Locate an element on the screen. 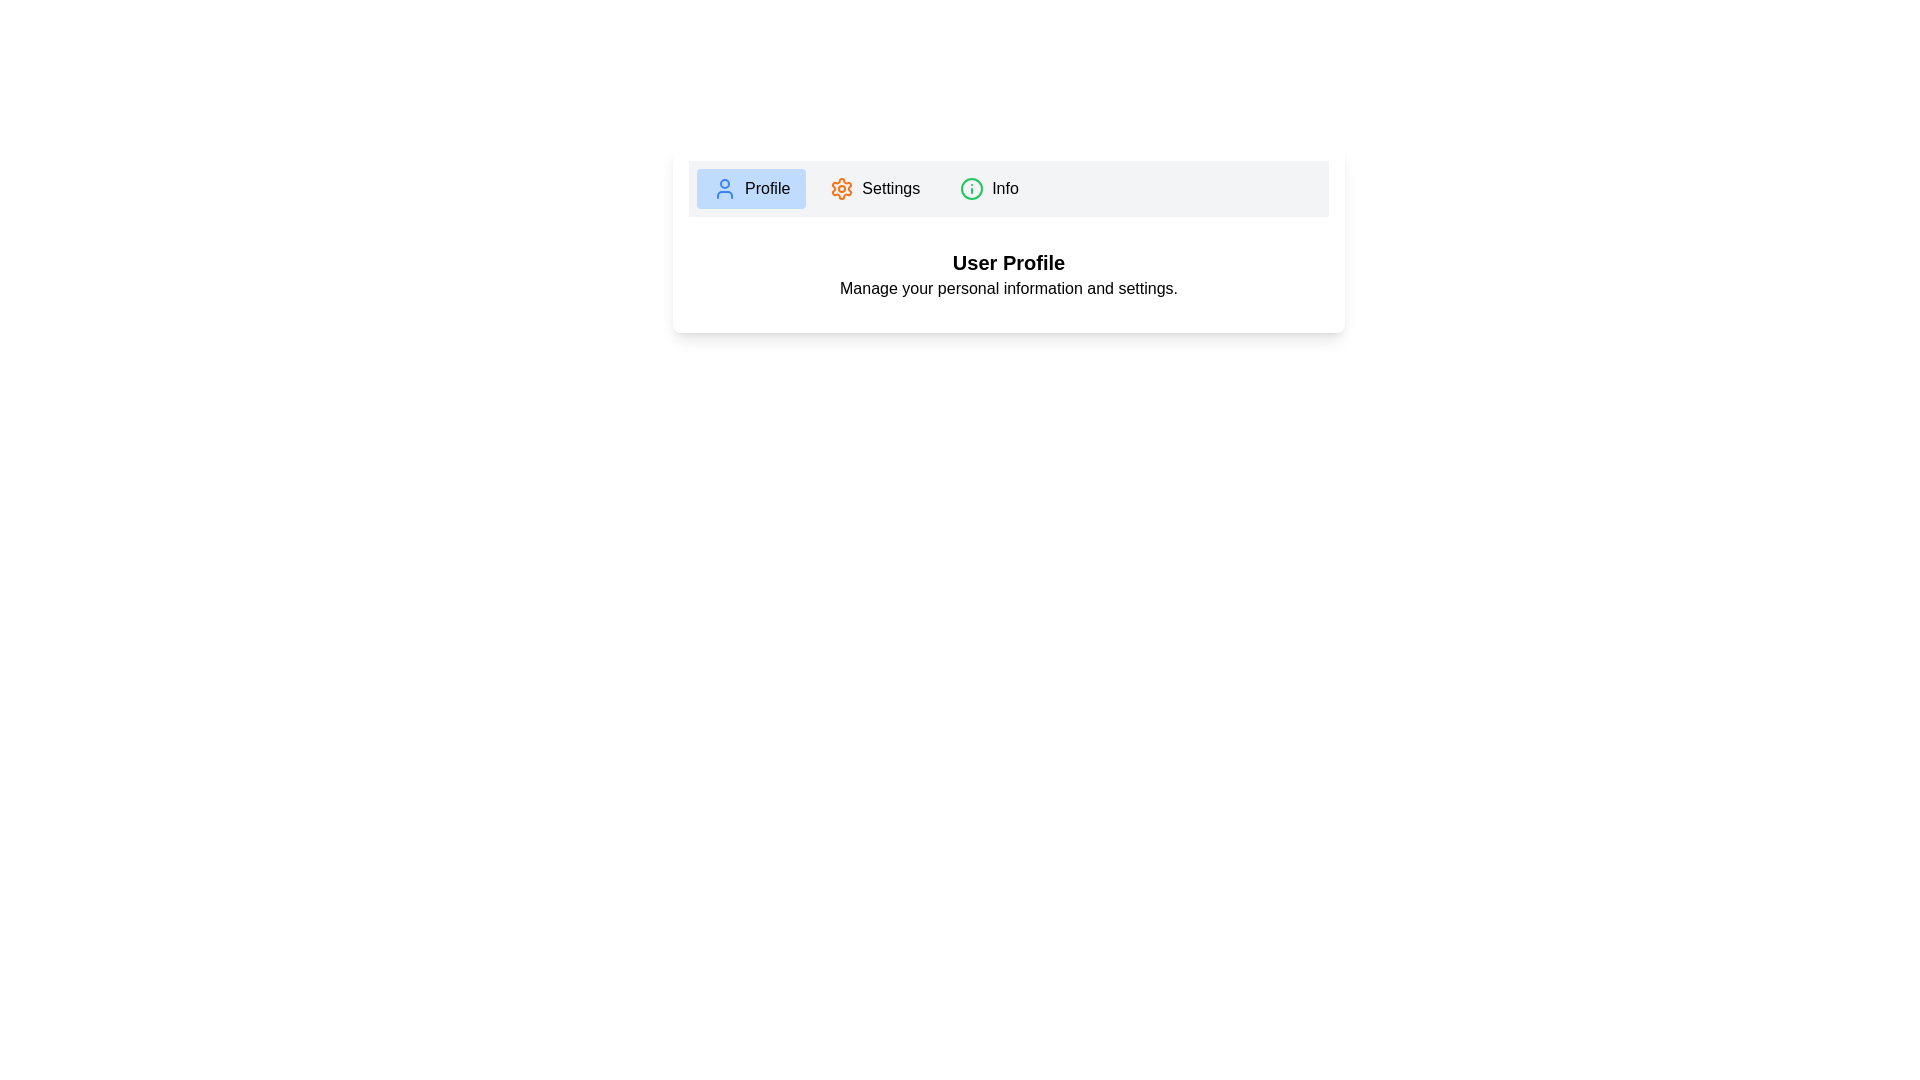  the tab 'Settings' to view its content is located at coordinates (874, 189).